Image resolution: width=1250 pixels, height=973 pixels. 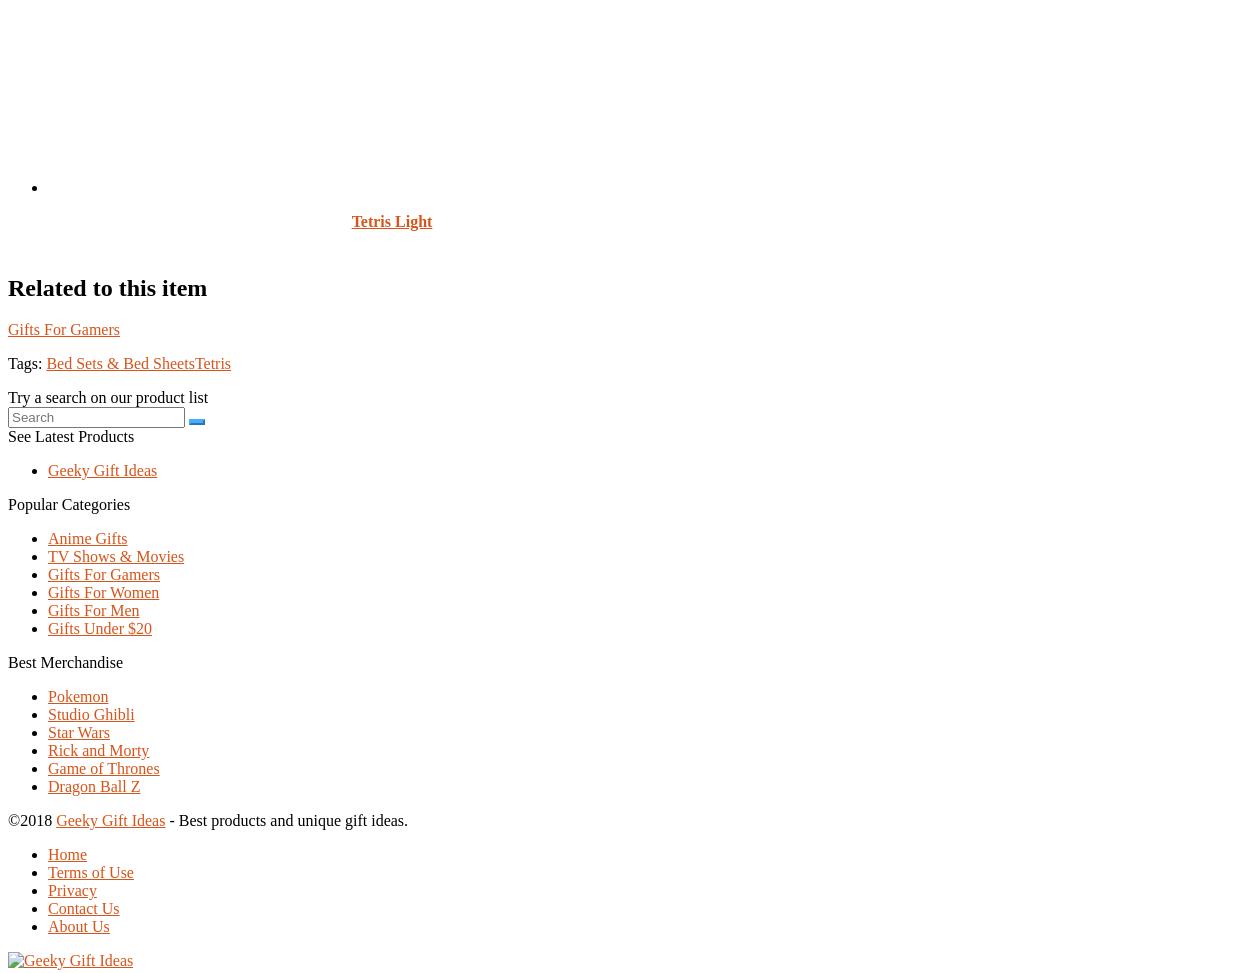 I want to click on '- Best products and unique gift ideas.', so click(x=286, y=819).